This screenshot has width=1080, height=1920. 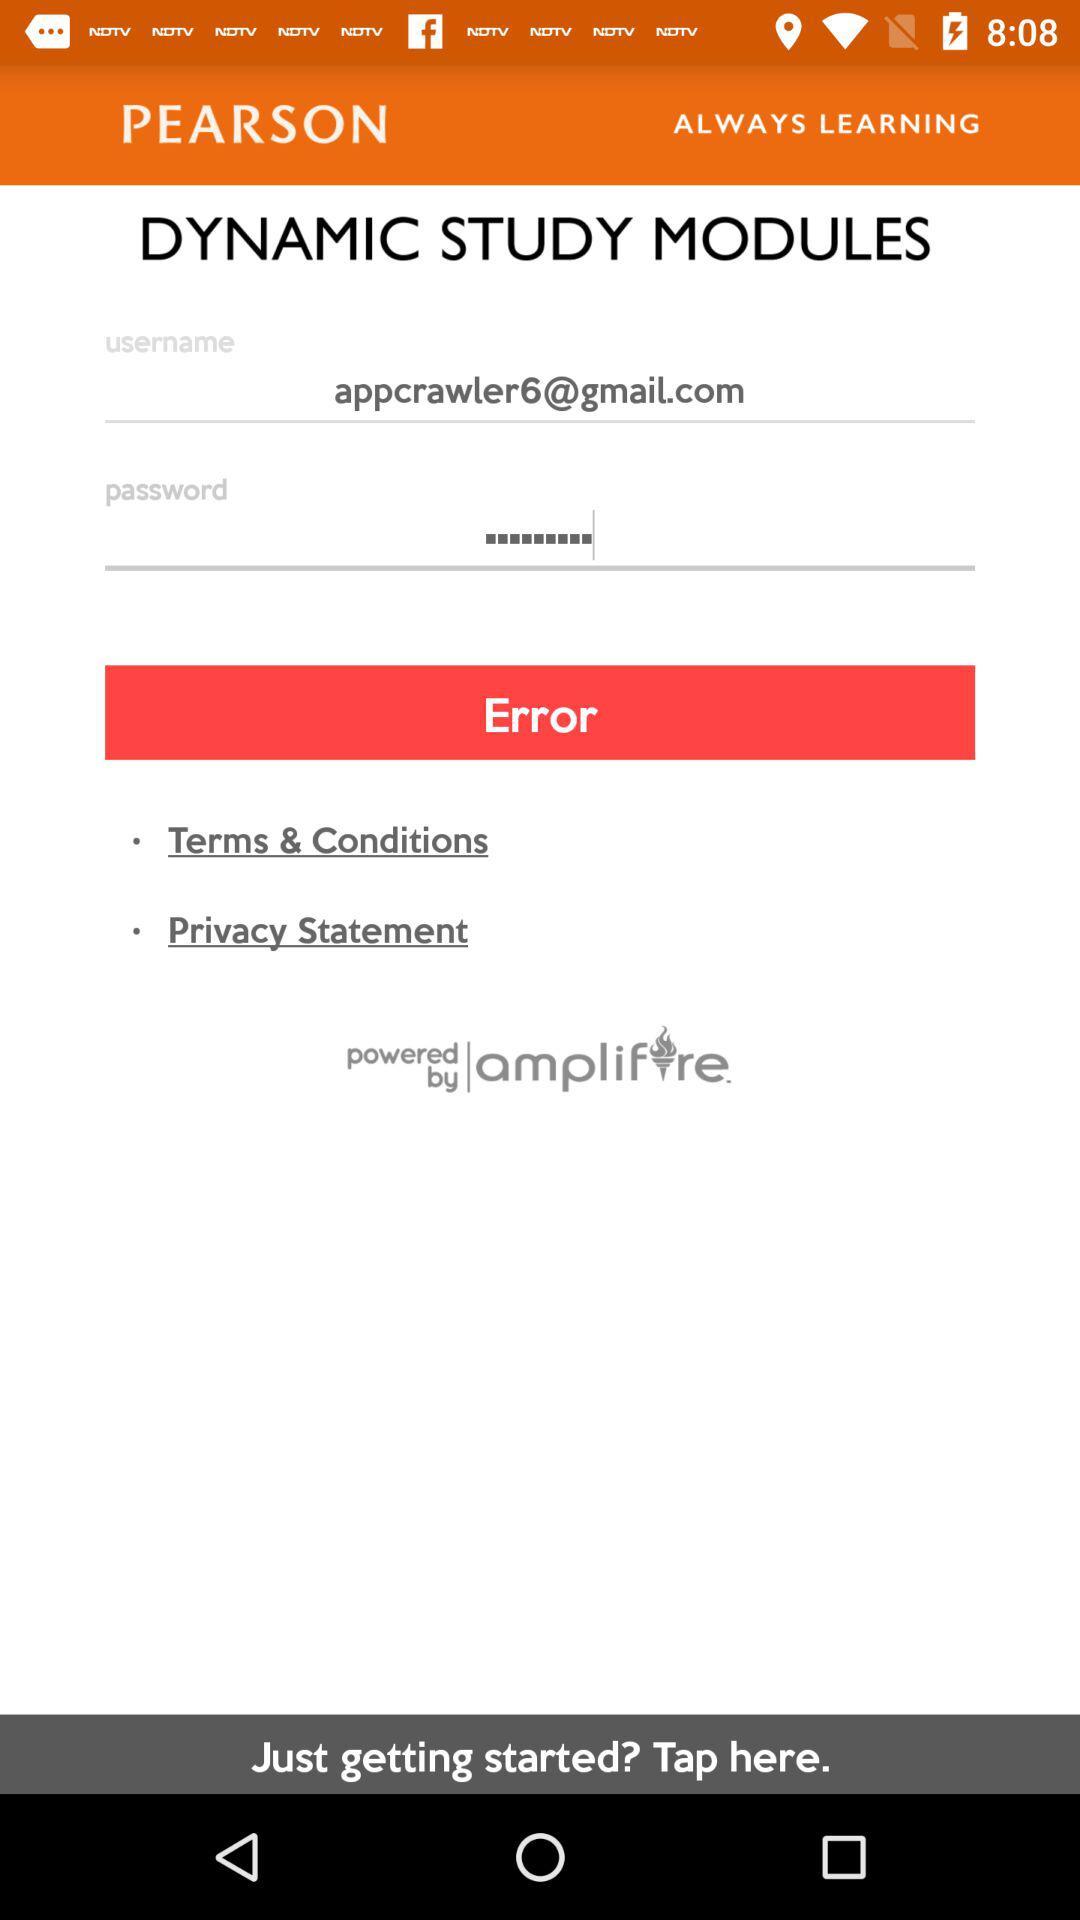 I want to click on the item below crowd3116 item, so click(x=540, y=712).